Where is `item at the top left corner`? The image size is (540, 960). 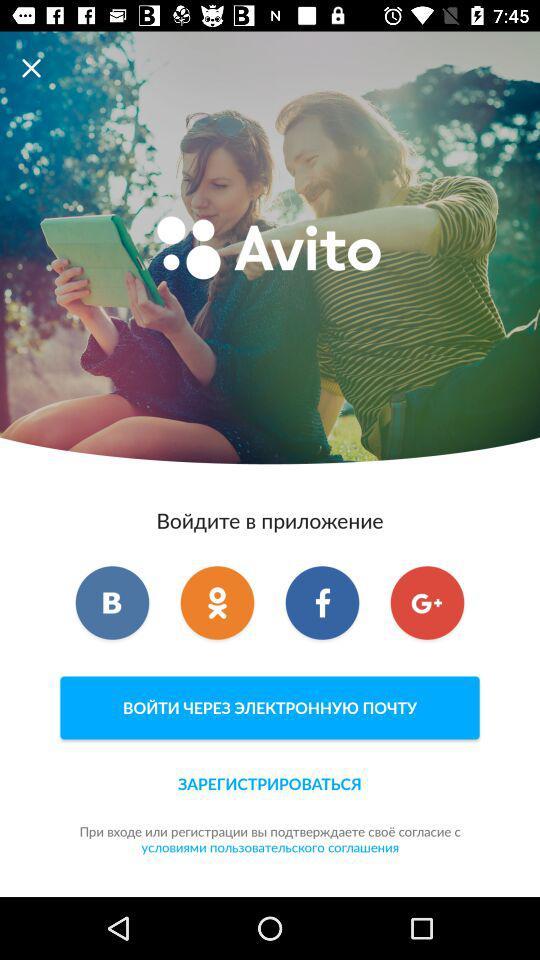
item at the top left corner is located at coordinates (36, 68).